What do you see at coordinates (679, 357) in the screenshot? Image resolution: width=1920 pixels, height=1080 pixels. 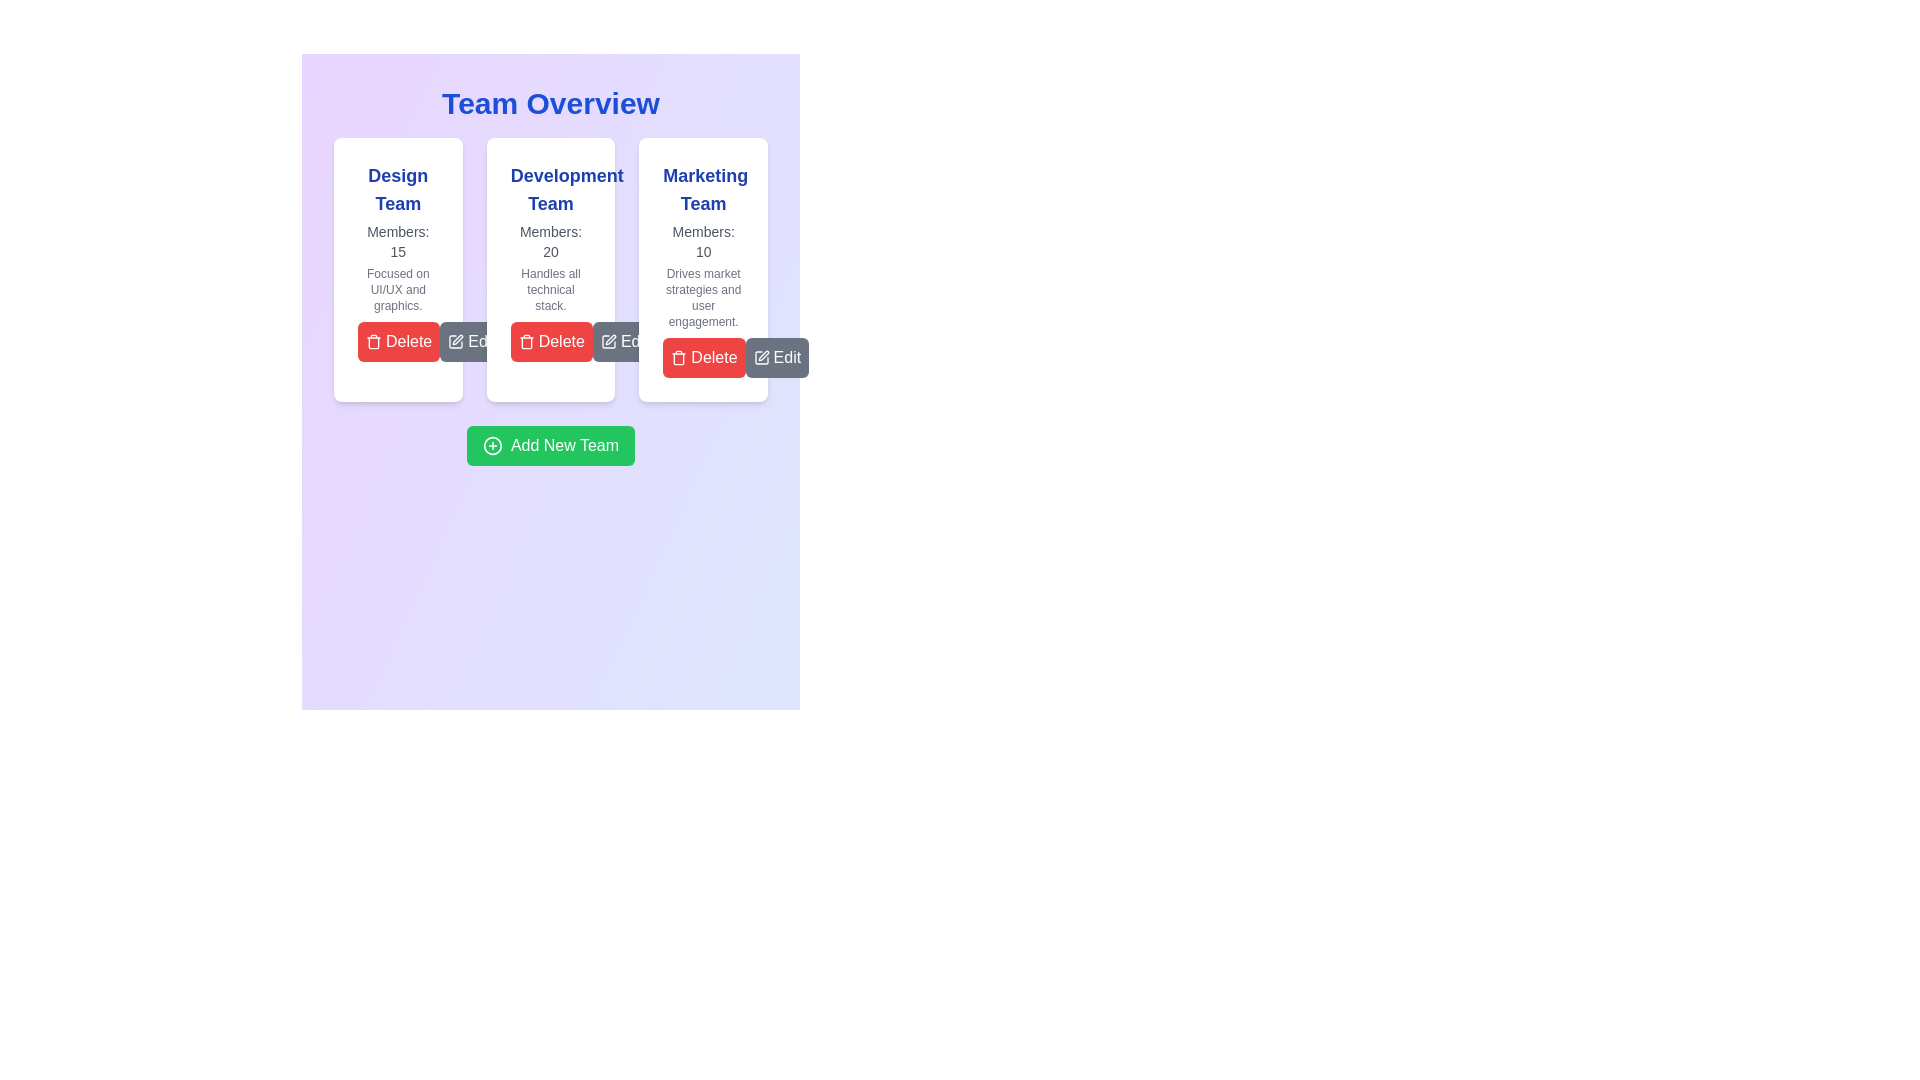 I see `the trash can icon within the 'Delete' button, which is positioned to the left of the text 'Delete' below the 'Development Team' card` at bounding box center [679, 357].